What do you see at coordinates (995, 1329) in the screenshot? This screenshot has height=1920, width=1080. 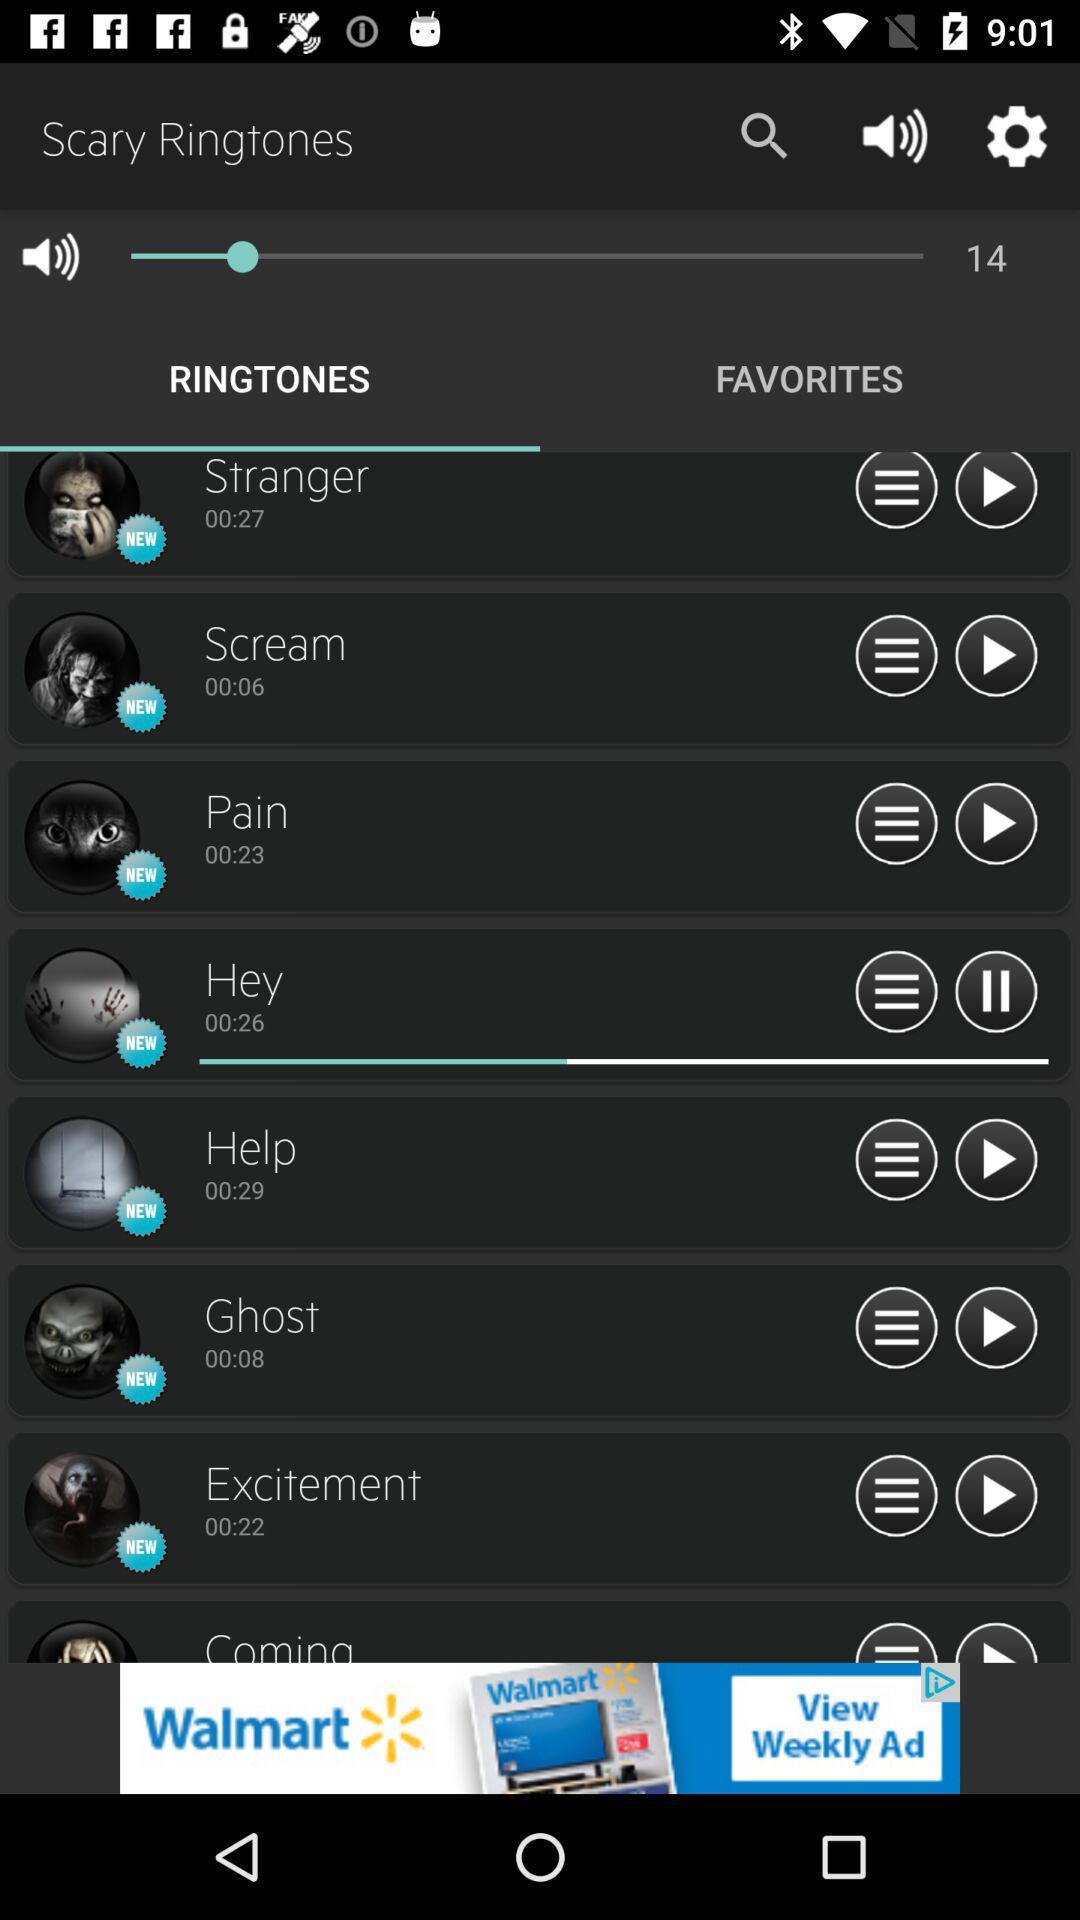 I see `sound` at bounding box center [995, 1329].